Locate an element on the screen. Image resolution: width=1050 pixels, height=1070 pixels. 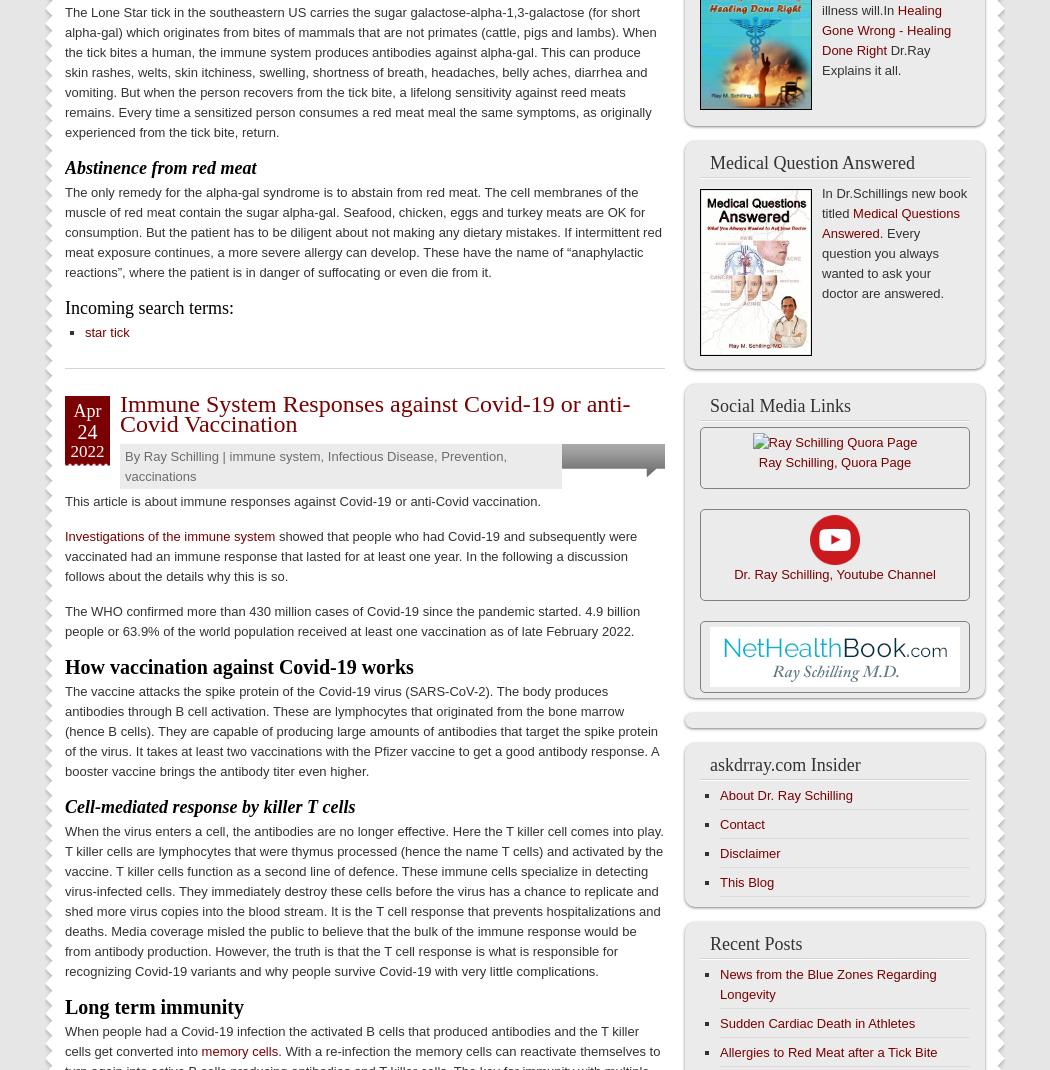
'In Dr.Schillings new book titled' is located at coordinates (893, 202).